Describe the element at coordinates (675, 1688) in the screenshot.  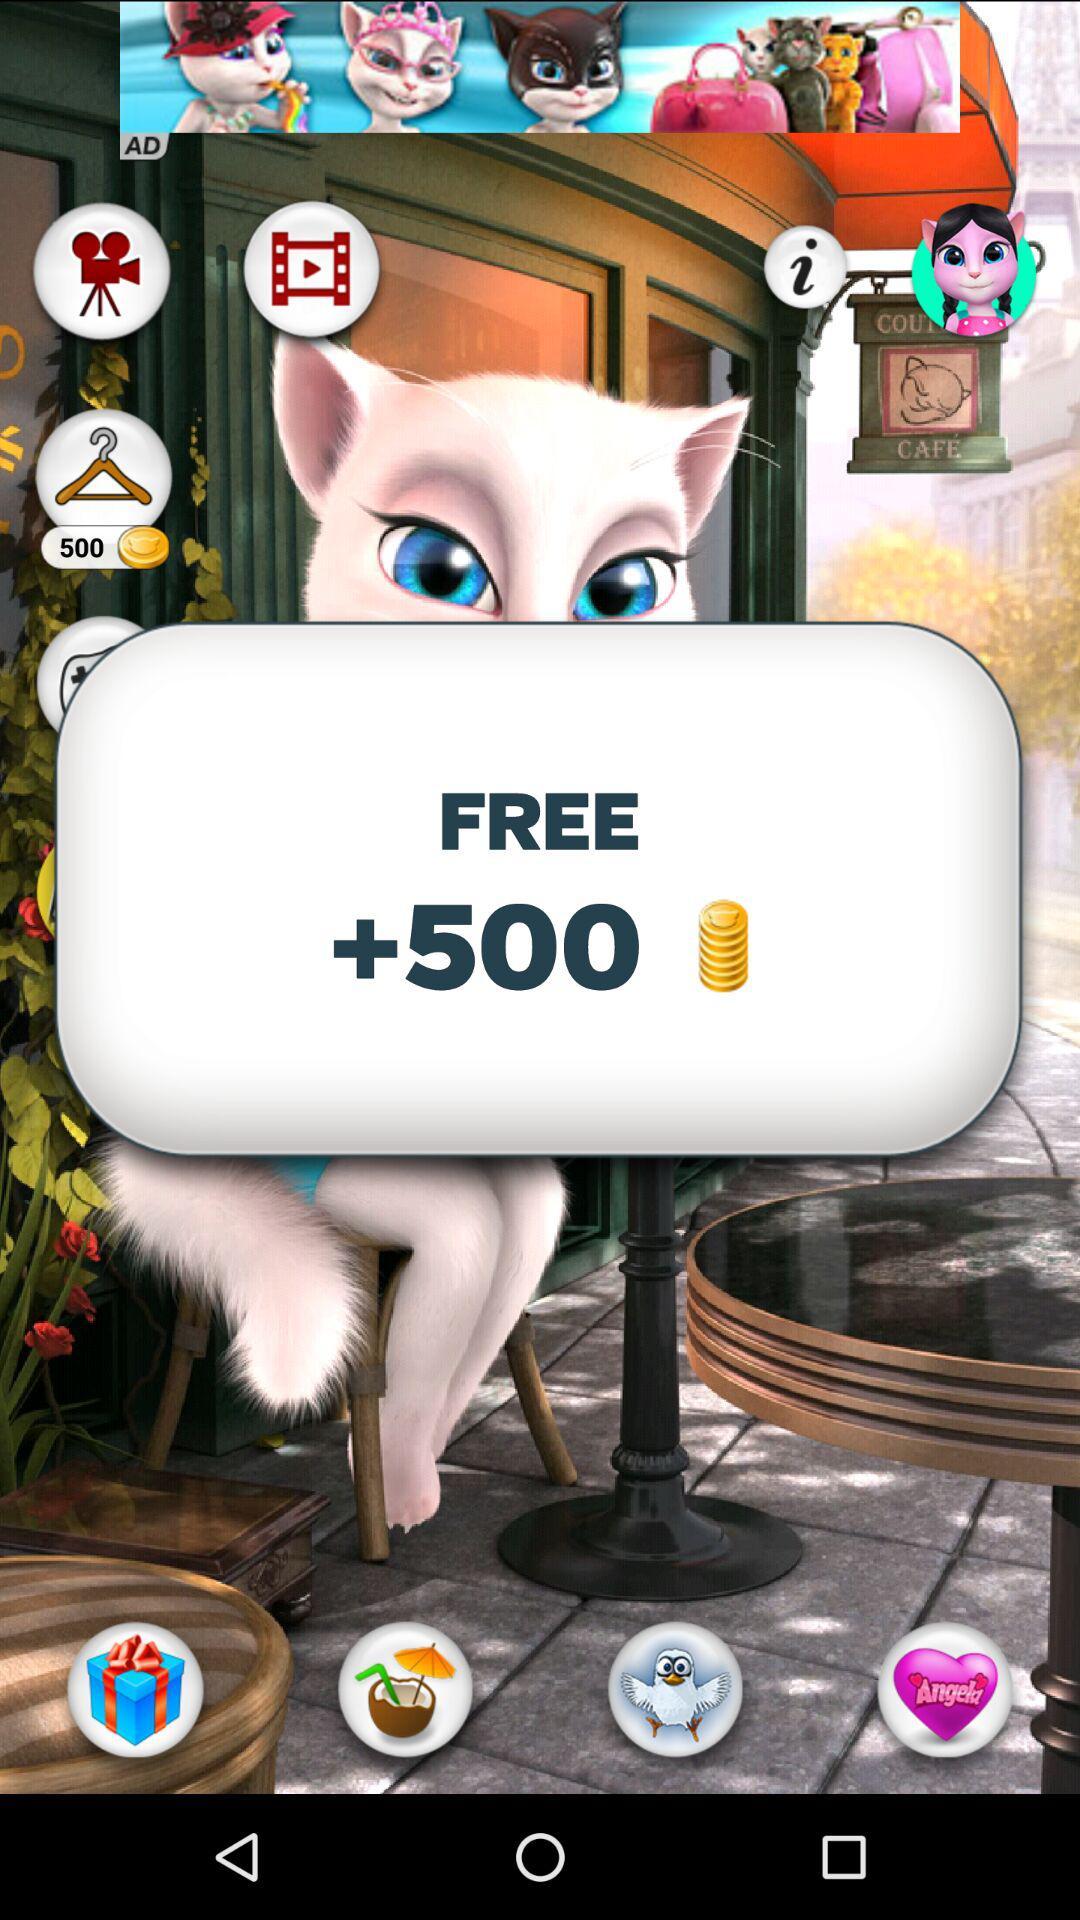
I see `the third icon which is in the bottom` at that location.